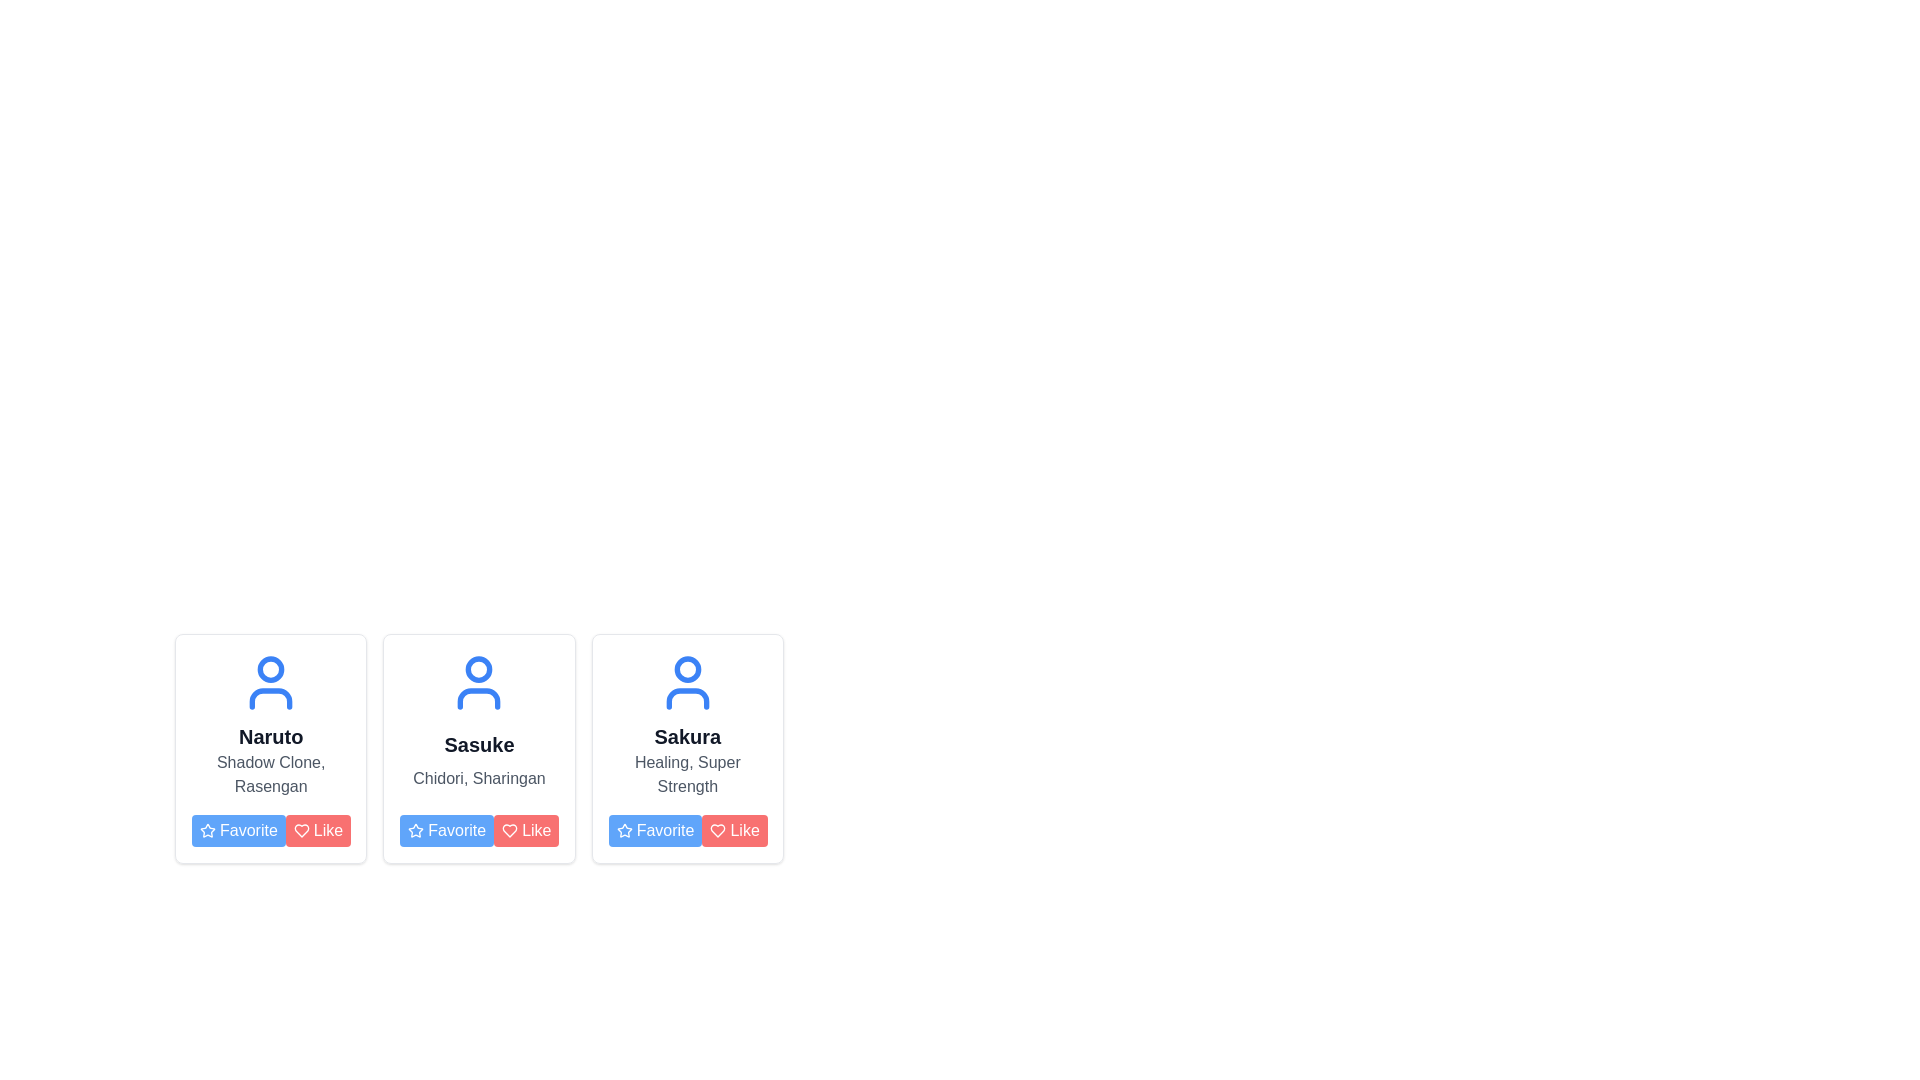 The width and height of the screenshot is (1920, 1080). Describe the element at coordinates (415, 830) in the screenshot. I see `the blue star icon within the second card from the left` at that location.